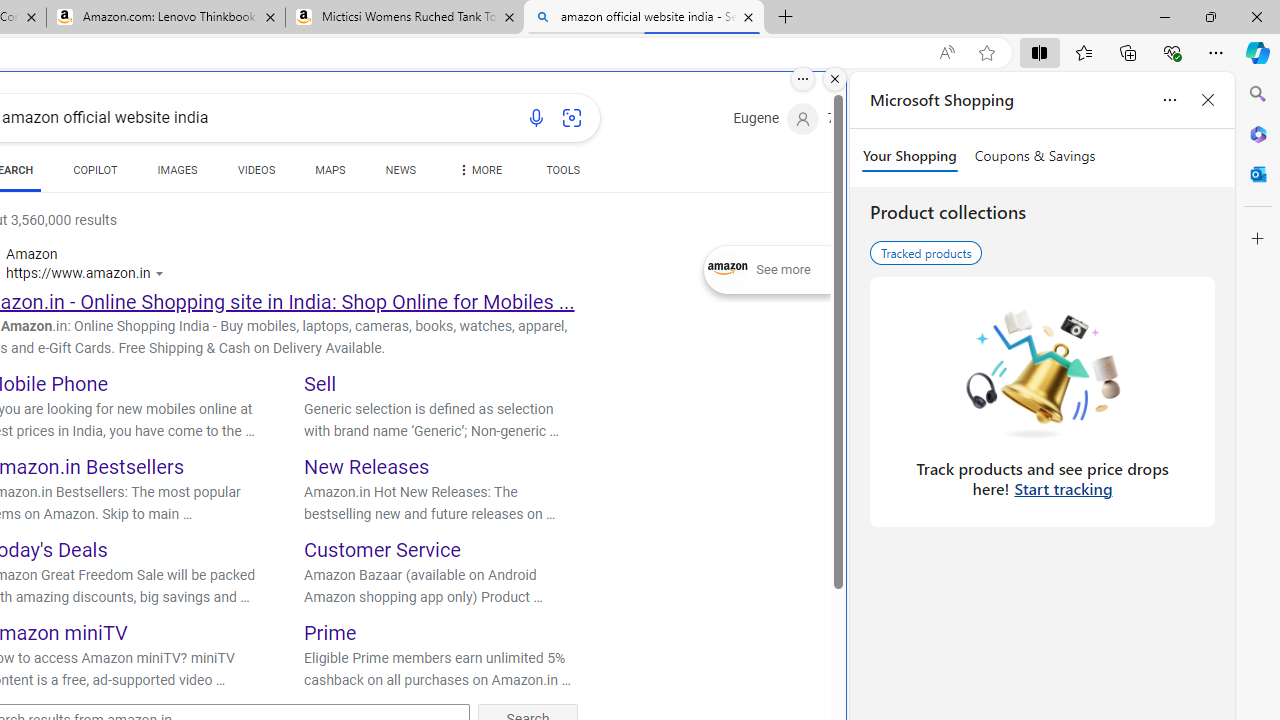 The height and width of the screenshot is (720, 1280). What do you see at coordinates (803, 78) in the screenshot?
I see `'More options.'` at bounding box center [803, 78].